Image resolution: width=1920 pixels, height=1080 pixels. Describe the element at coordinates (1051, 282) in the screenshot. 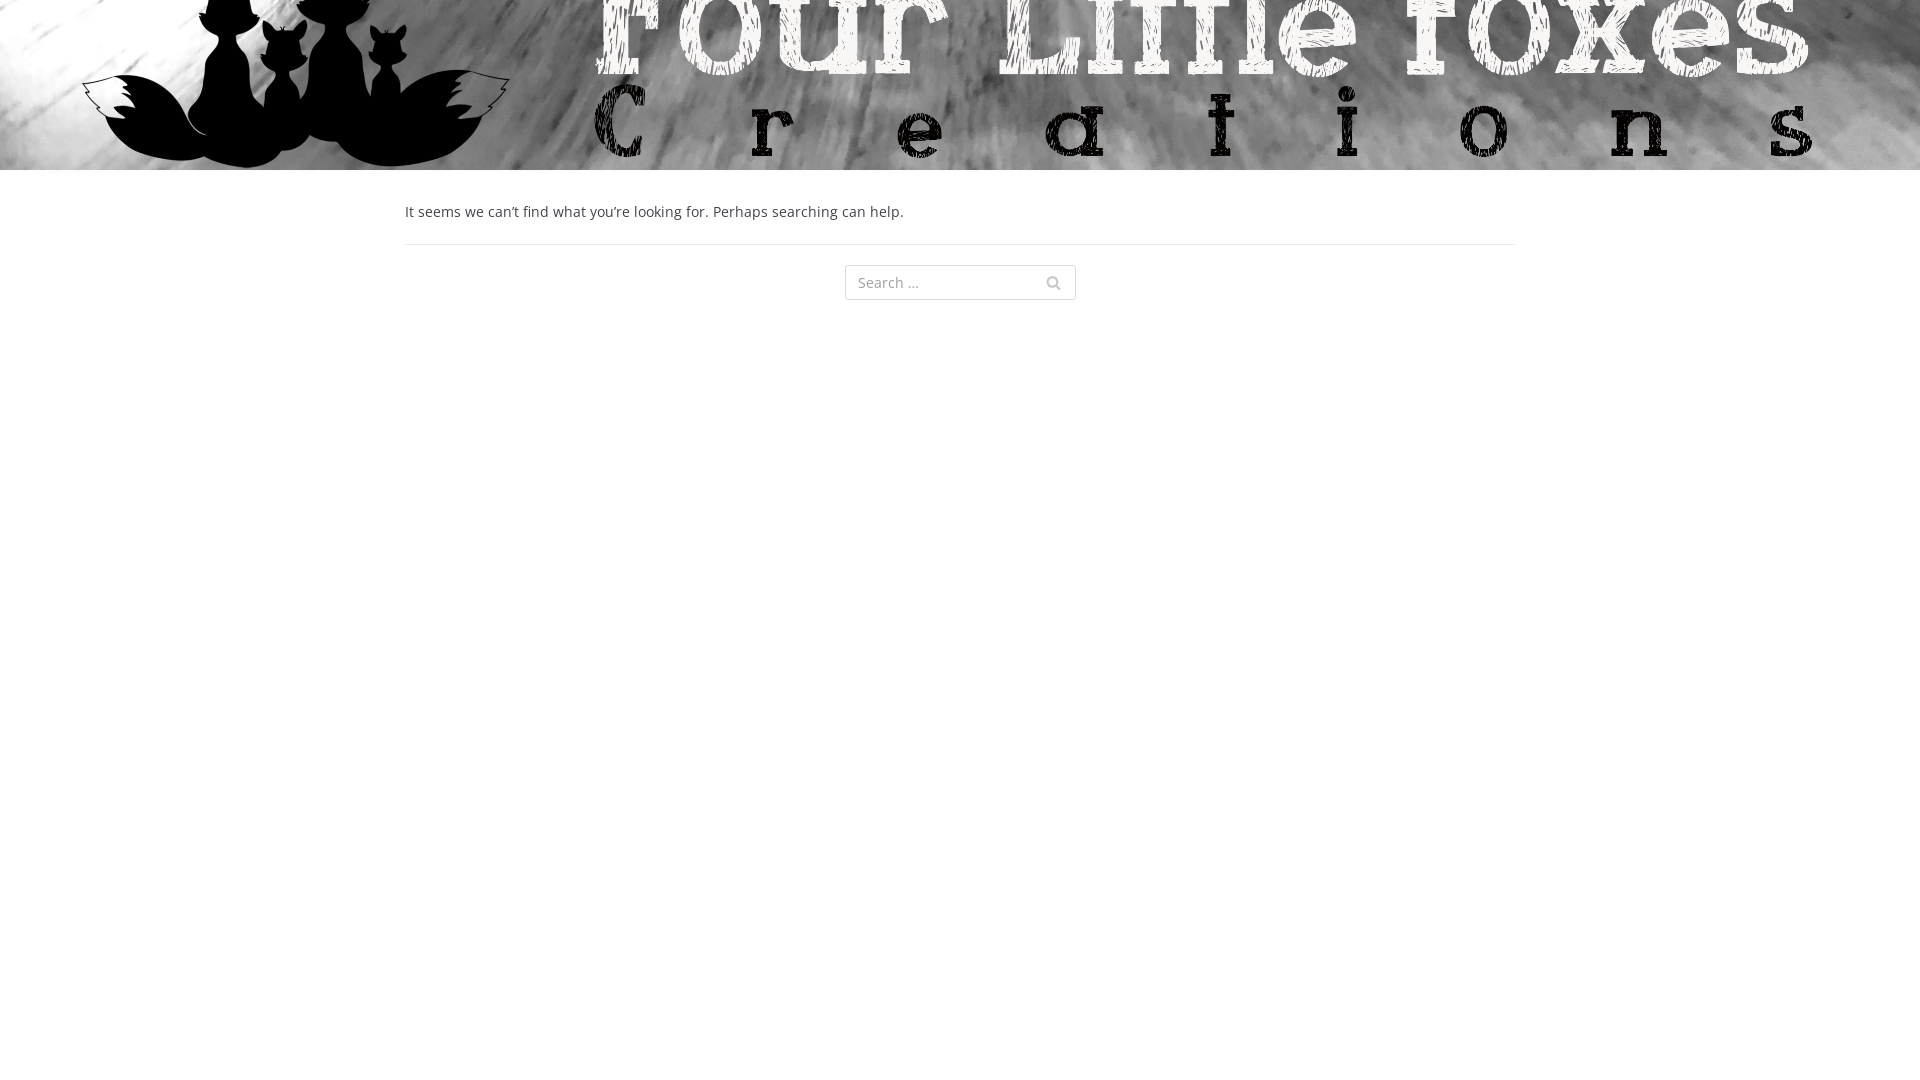

I see `'Search'` at that location.